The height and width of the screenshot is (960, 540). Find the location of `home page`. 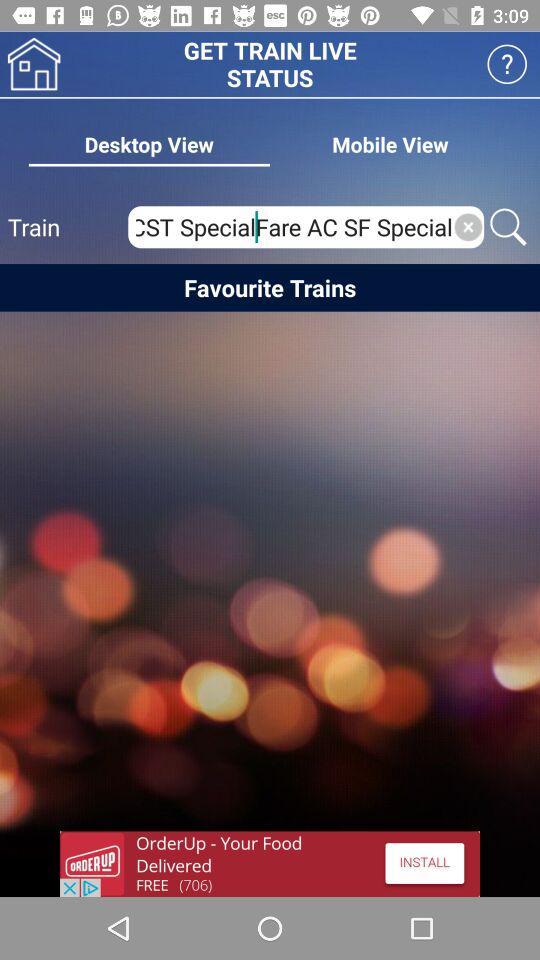

home page is located at coordinates (33, 64).